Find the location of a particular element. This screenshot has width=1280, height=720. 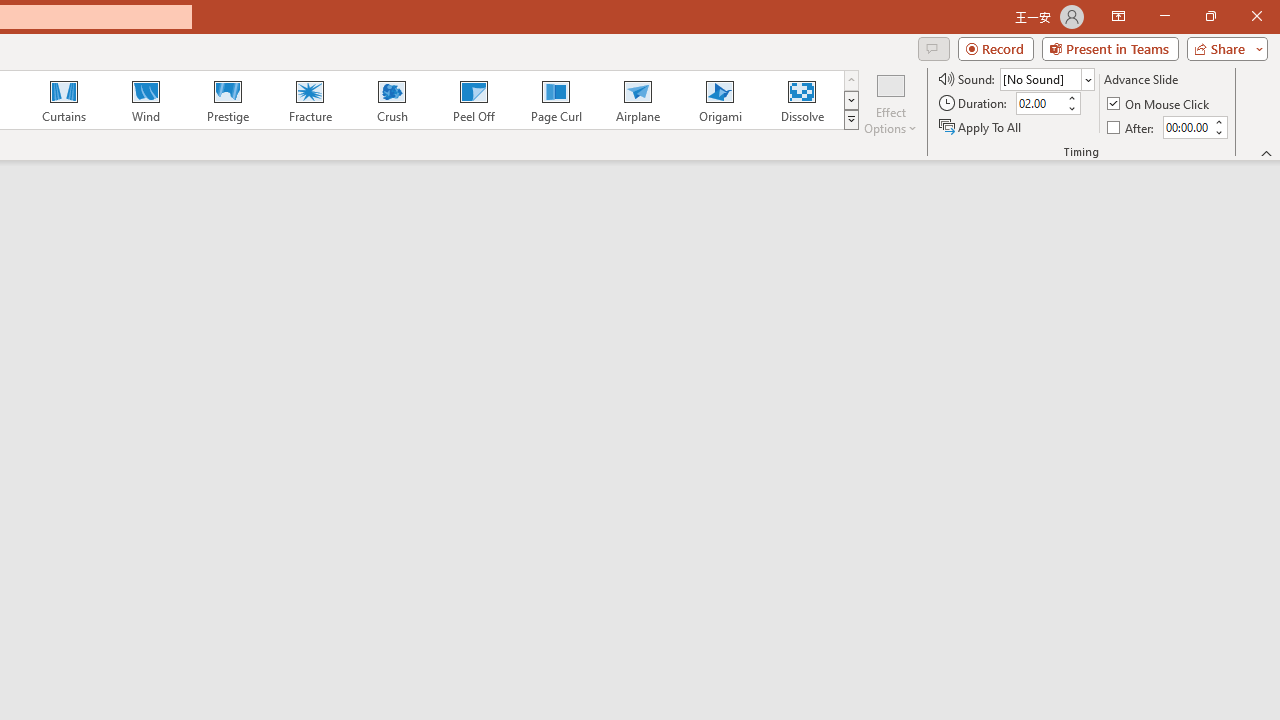

'On Mouse Click' is located at coordinates (1159, 103).